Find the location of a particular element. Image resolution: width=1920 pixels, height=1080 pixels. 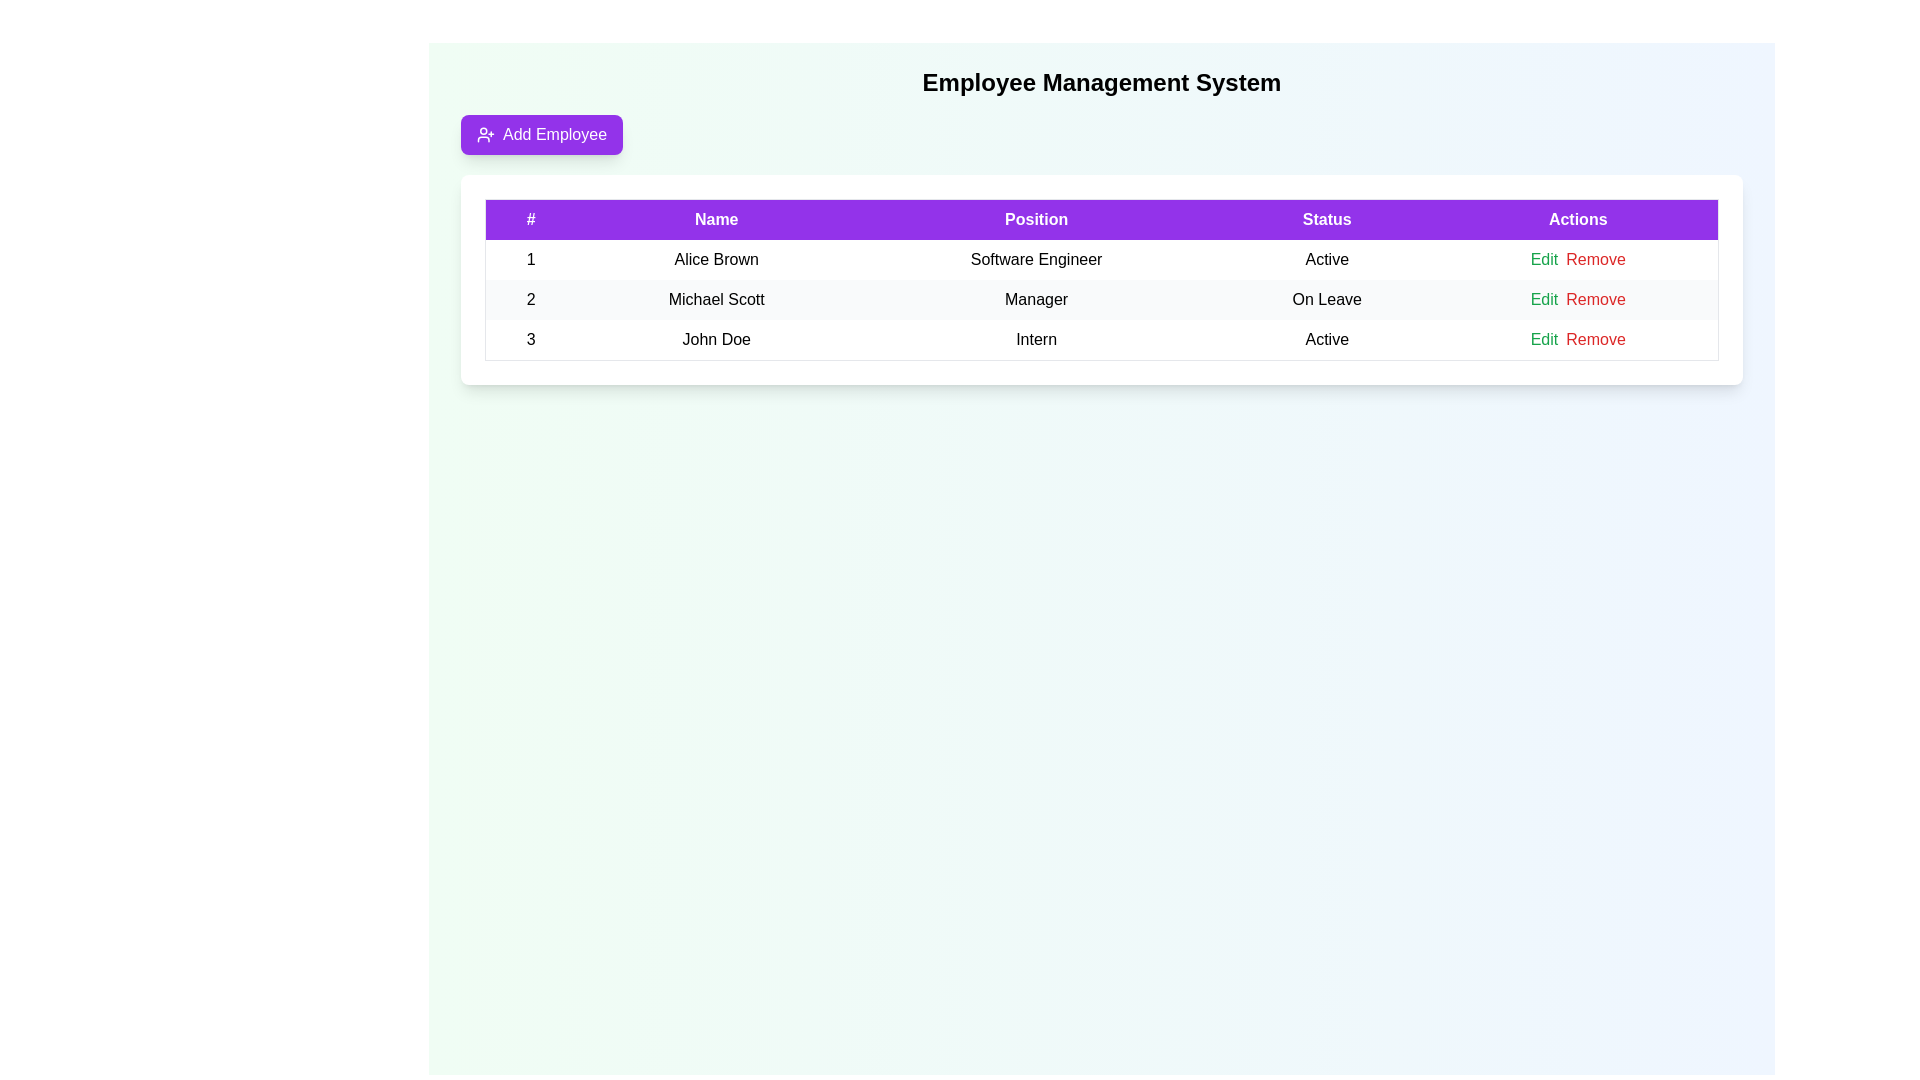

the 'Remove' link in the Group of buttons located in the 'Actions' column of the third row of the table is located at coordinates (1577, 338).